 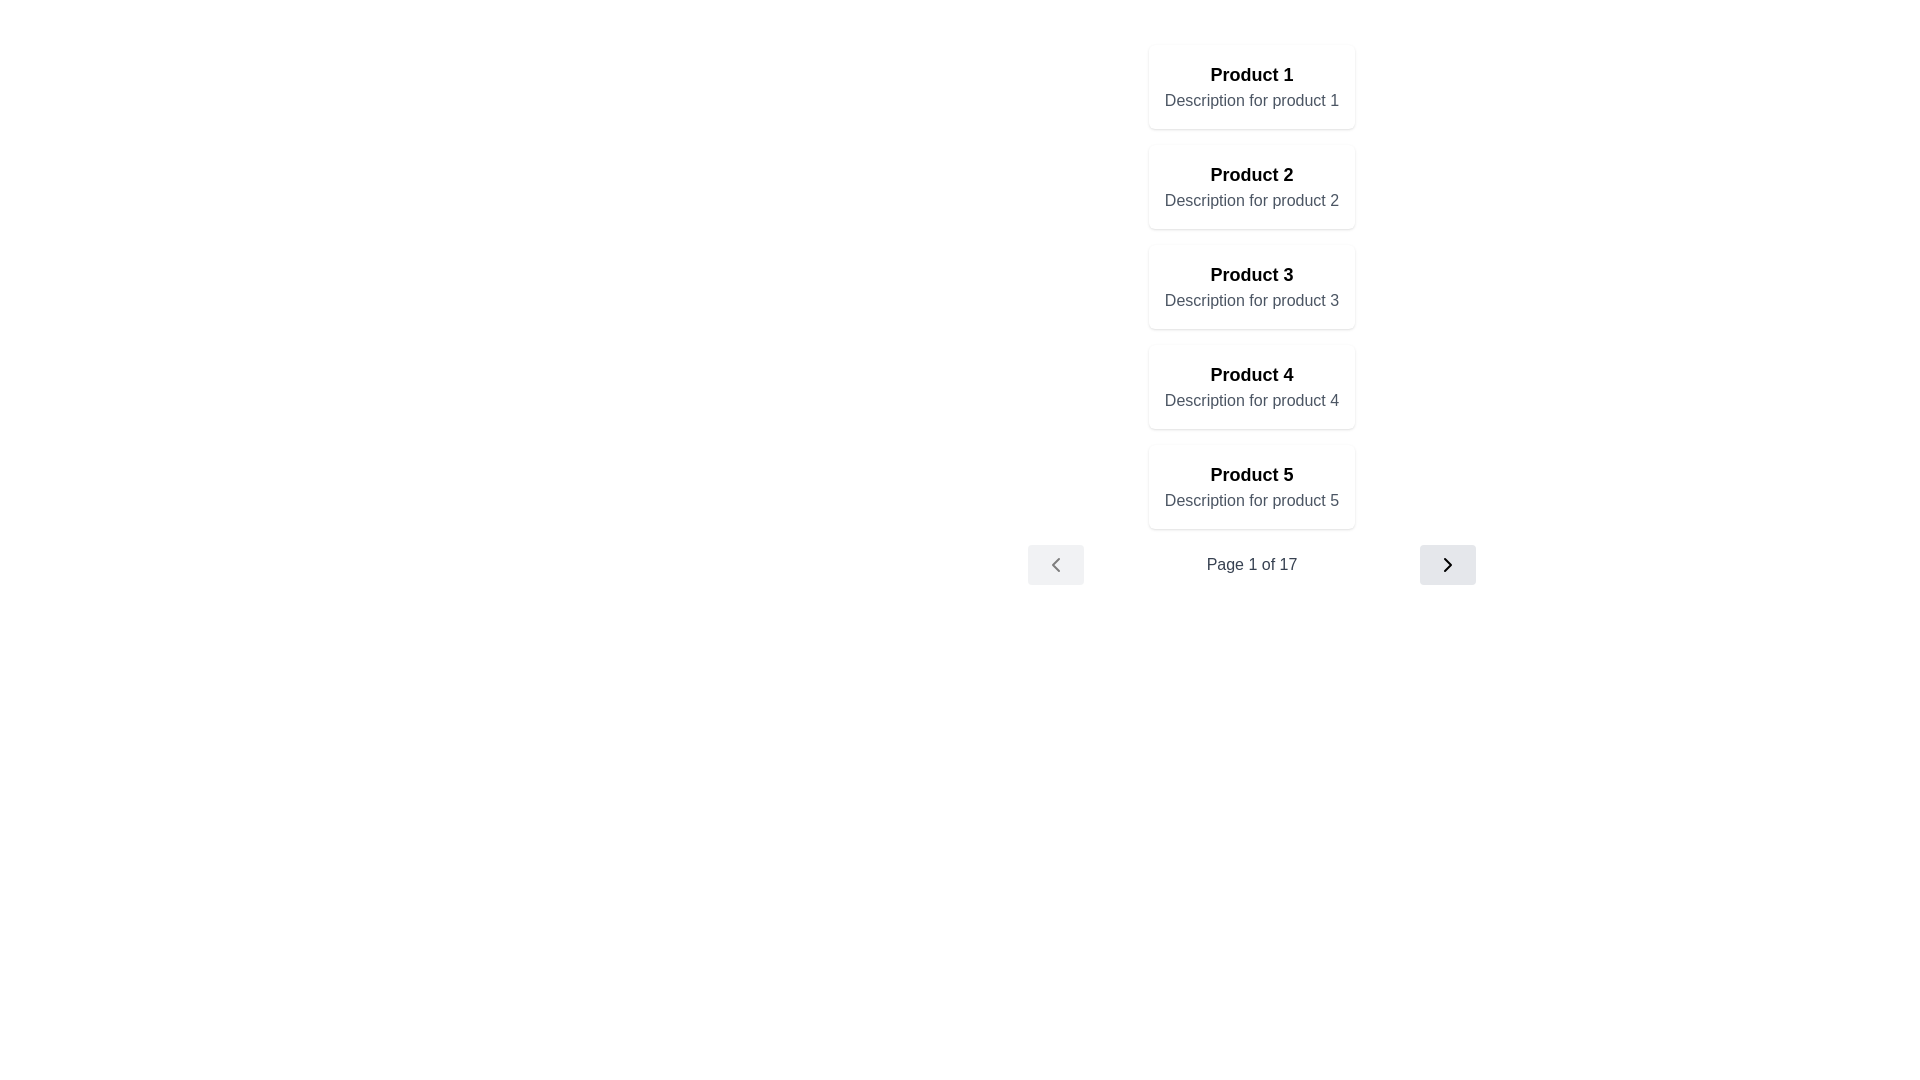 What do you see at coordinates (1251, 274) in the screenshot?
I see `the header text of the third product item in the vertical list of product cards` at bounding box center [1251, 274].